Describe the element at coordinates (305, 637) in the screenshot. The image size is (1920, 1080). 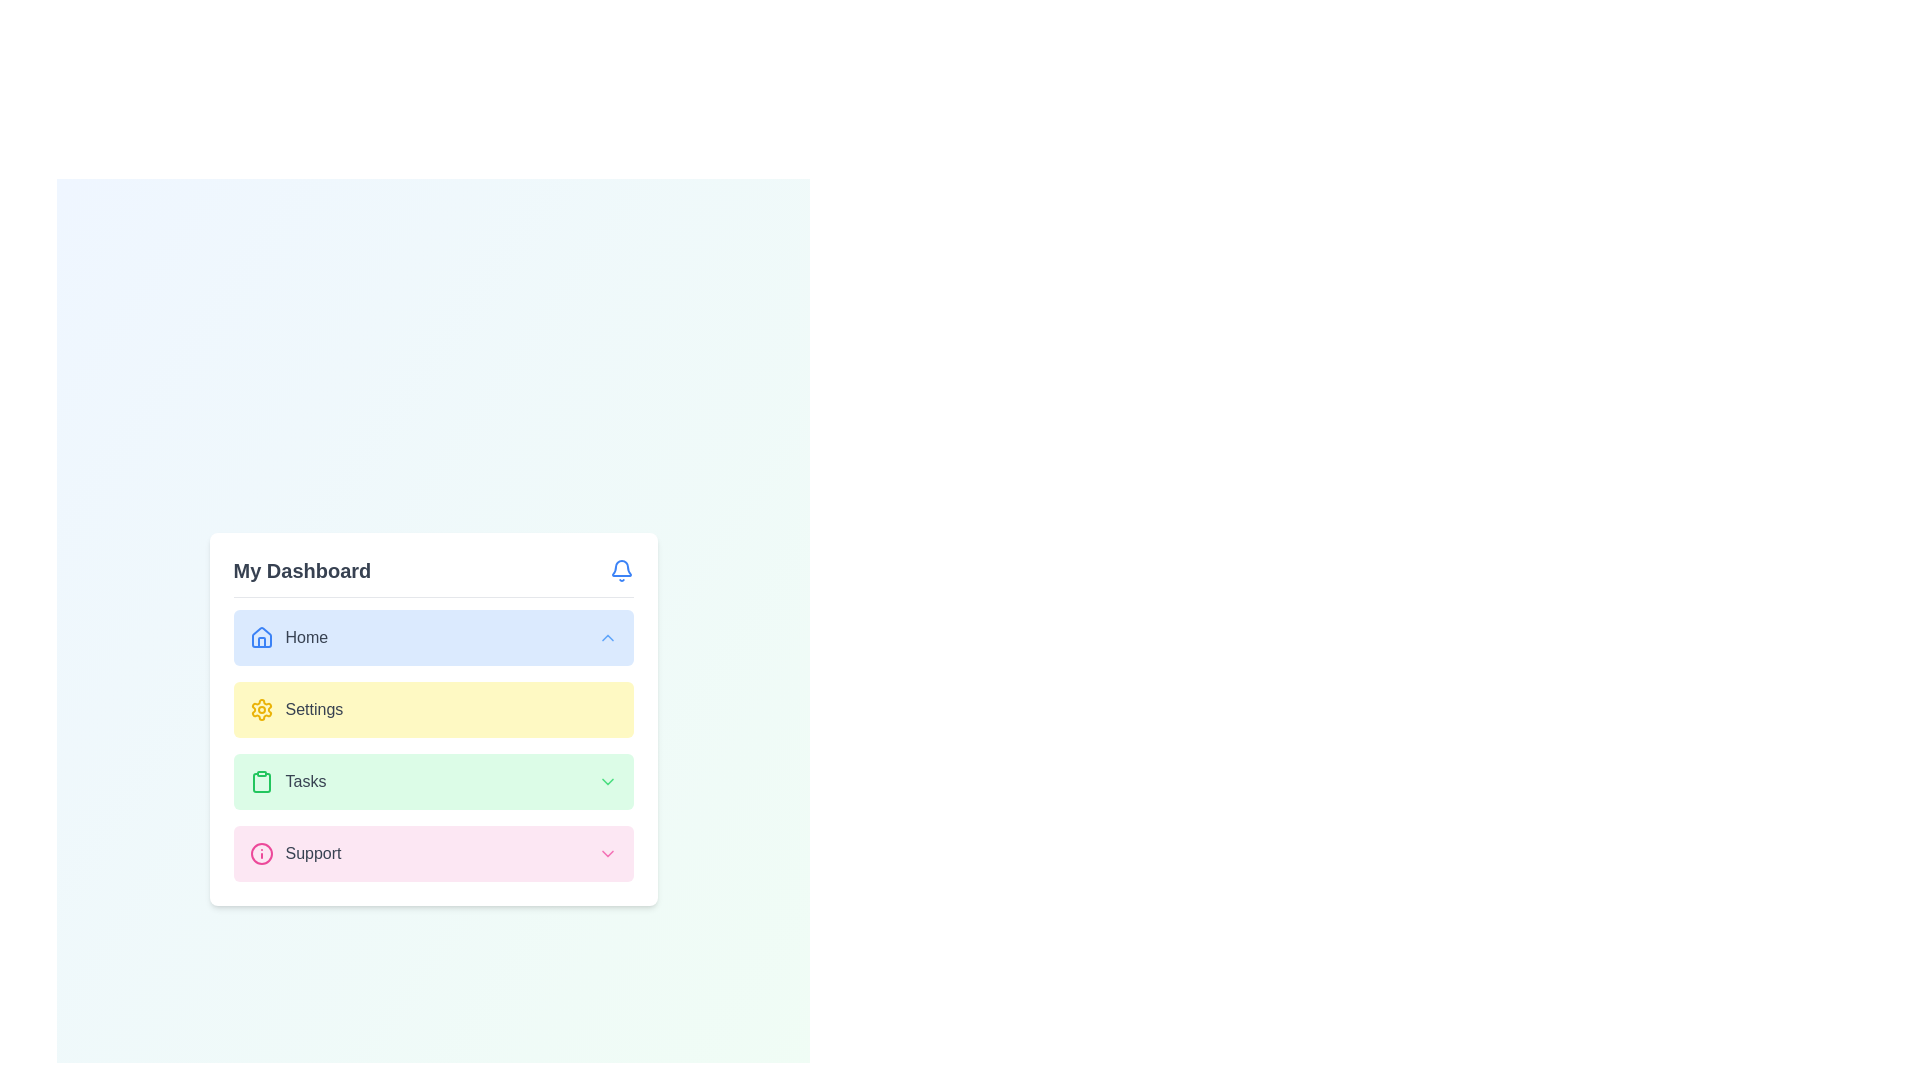
I see `the text label indicating the name of the section associated with the adjacent house icon in the 'My Dashboard' section` at that location.